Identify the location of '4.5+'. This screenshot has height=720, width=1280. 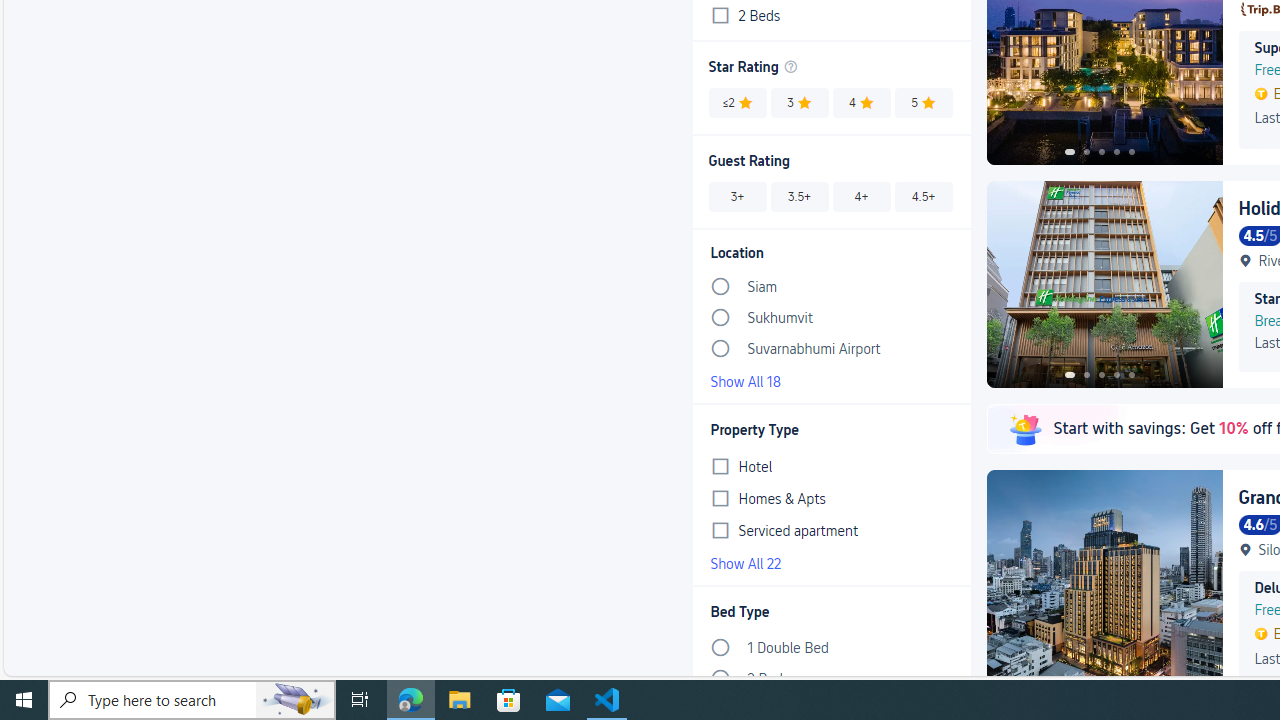
(922, 196).